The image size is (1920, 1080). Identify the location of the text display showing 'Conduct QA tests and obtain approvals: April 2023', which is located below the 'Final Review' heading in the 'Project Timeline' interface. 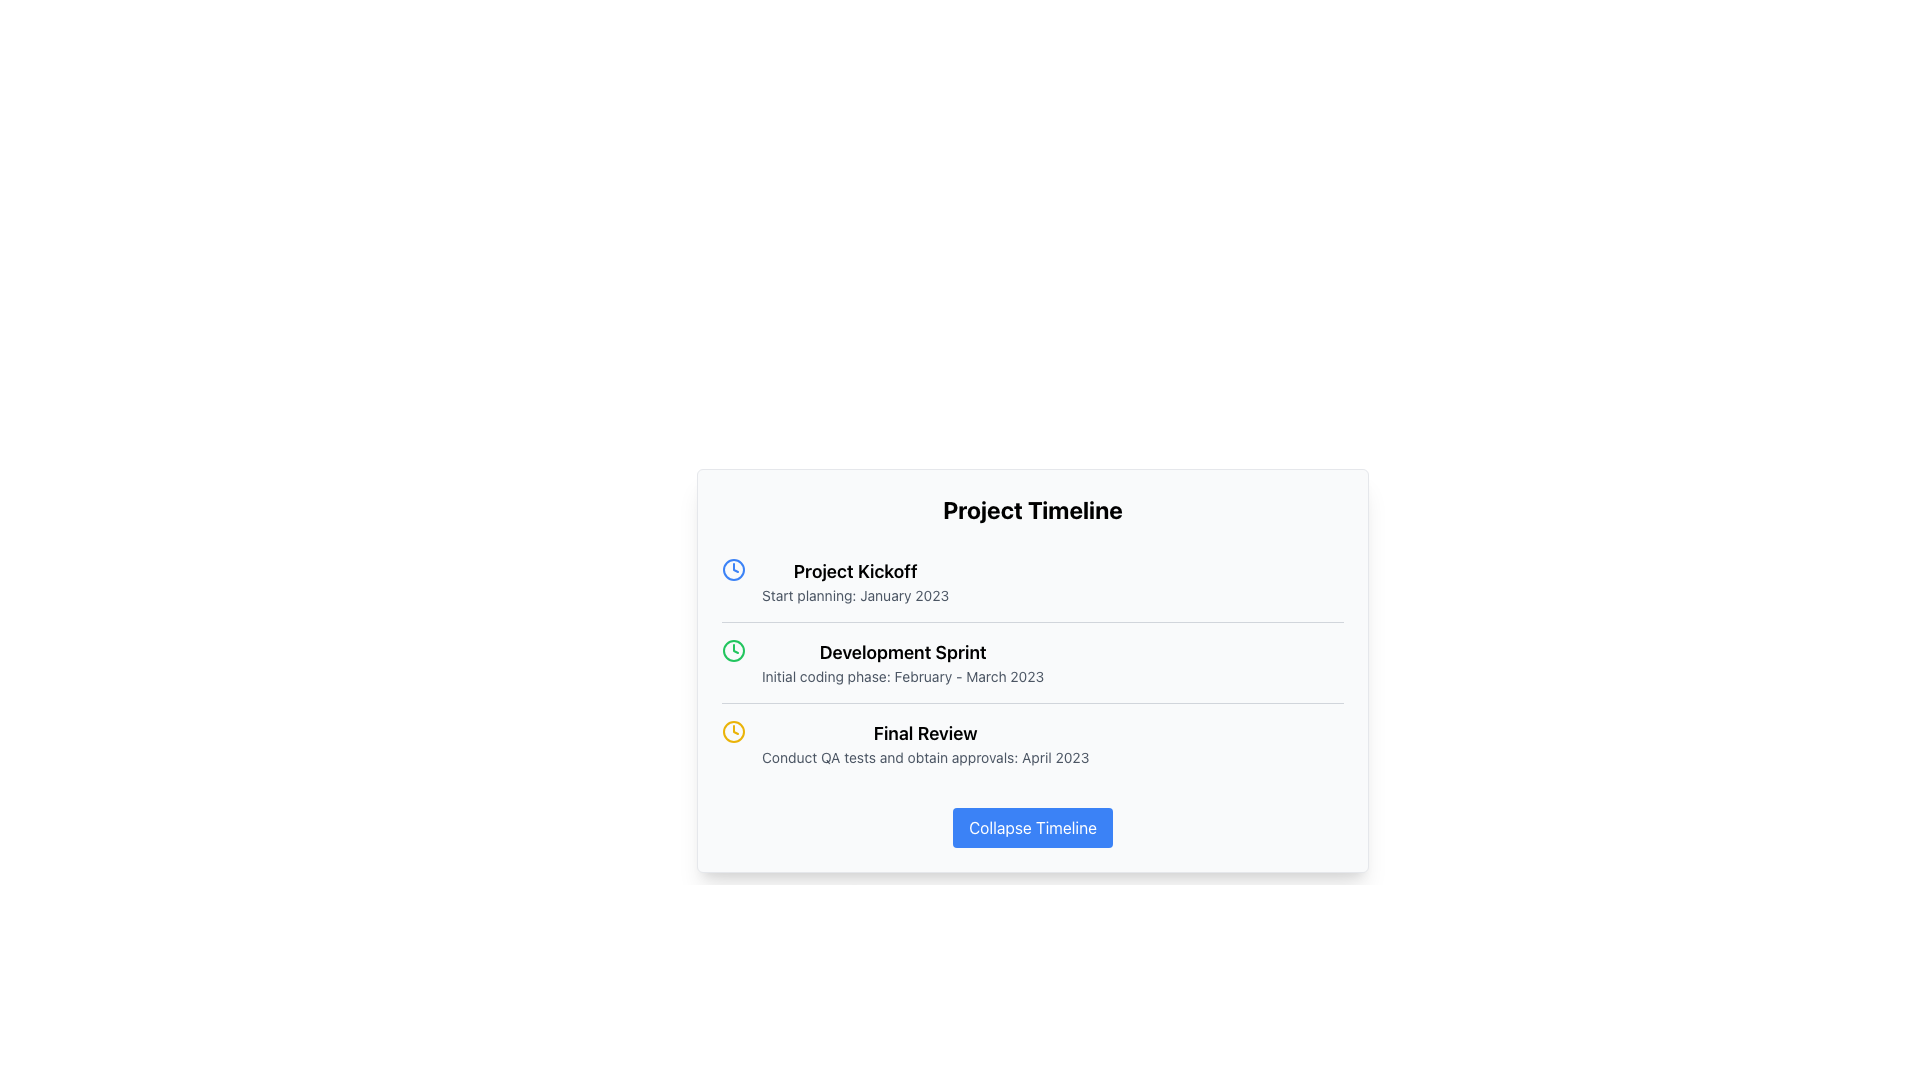
(924, 758).